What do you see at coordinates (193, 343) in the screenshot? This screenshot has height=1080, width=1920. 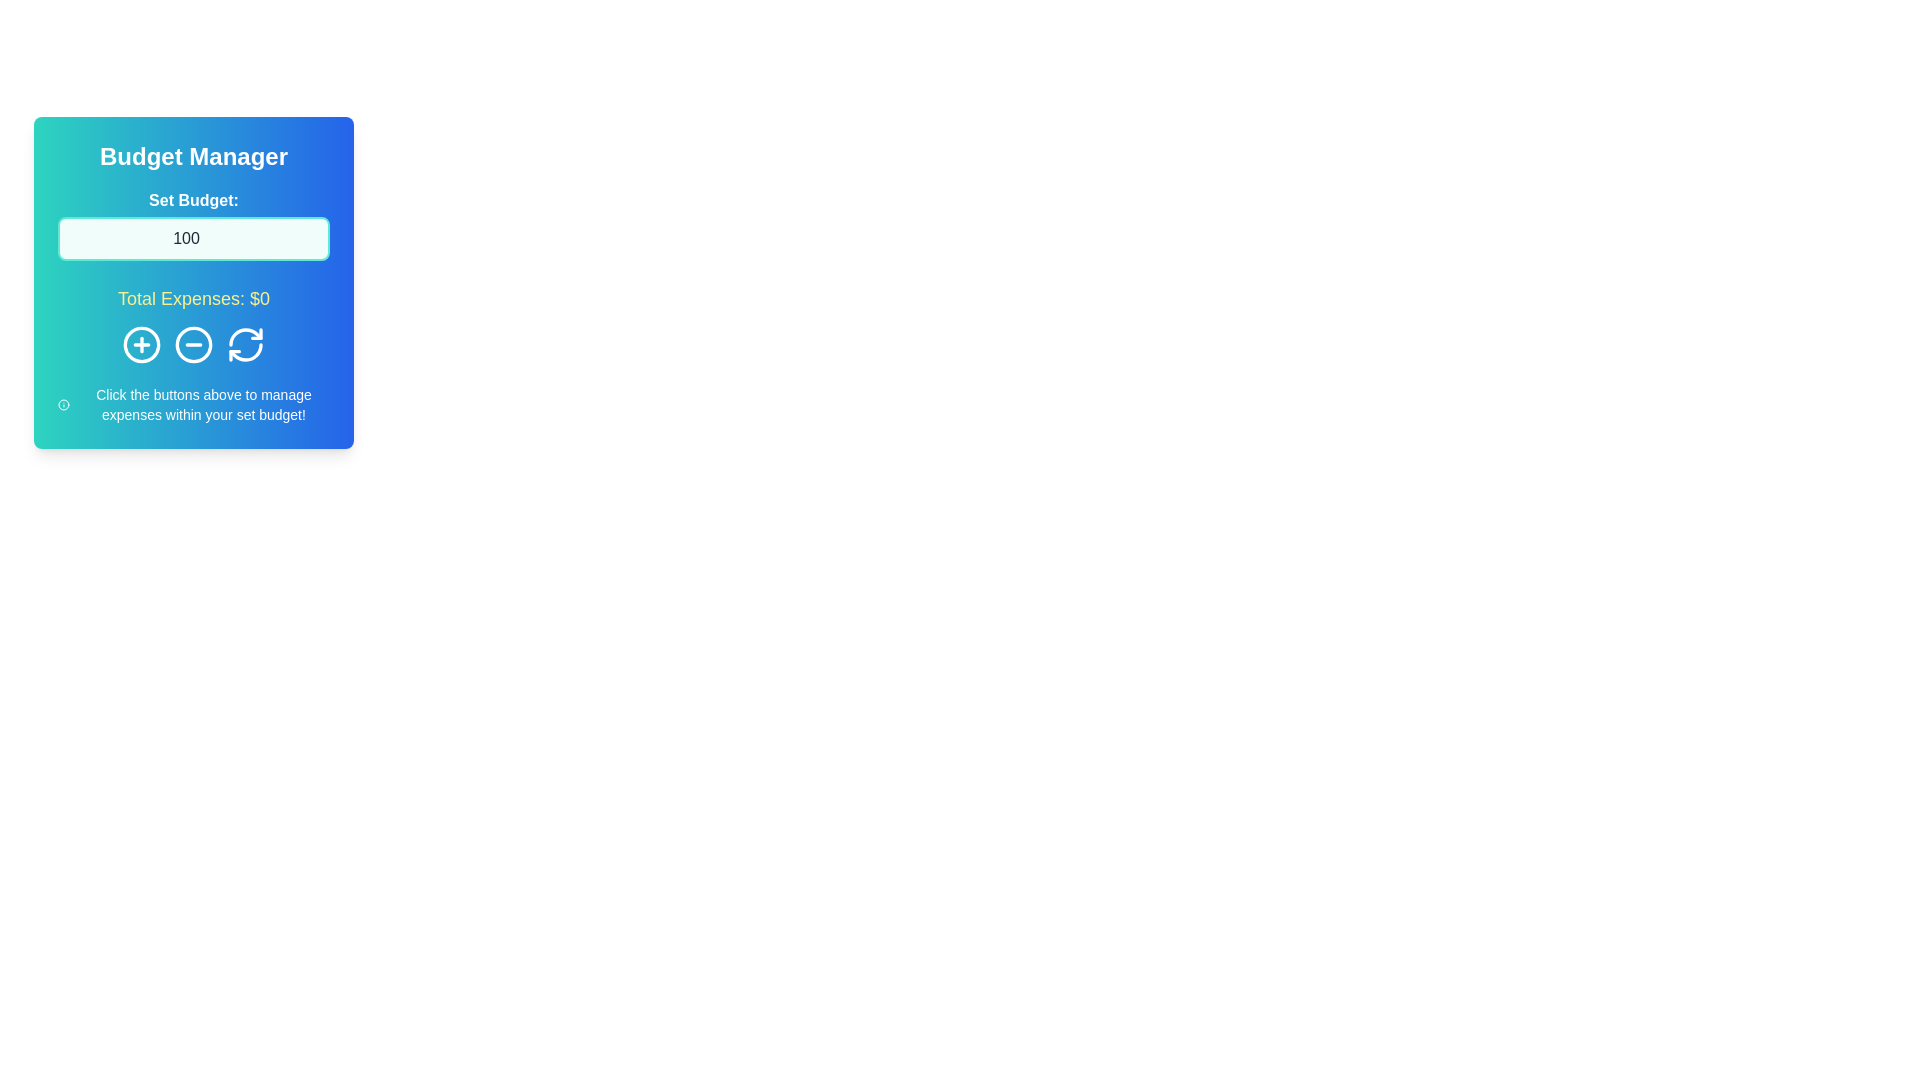 I see `the circular minus icon button located in the center of a row of three buttons beneath the 'Total Expenses' text to reduce a value` at bounding box center [193, 343].